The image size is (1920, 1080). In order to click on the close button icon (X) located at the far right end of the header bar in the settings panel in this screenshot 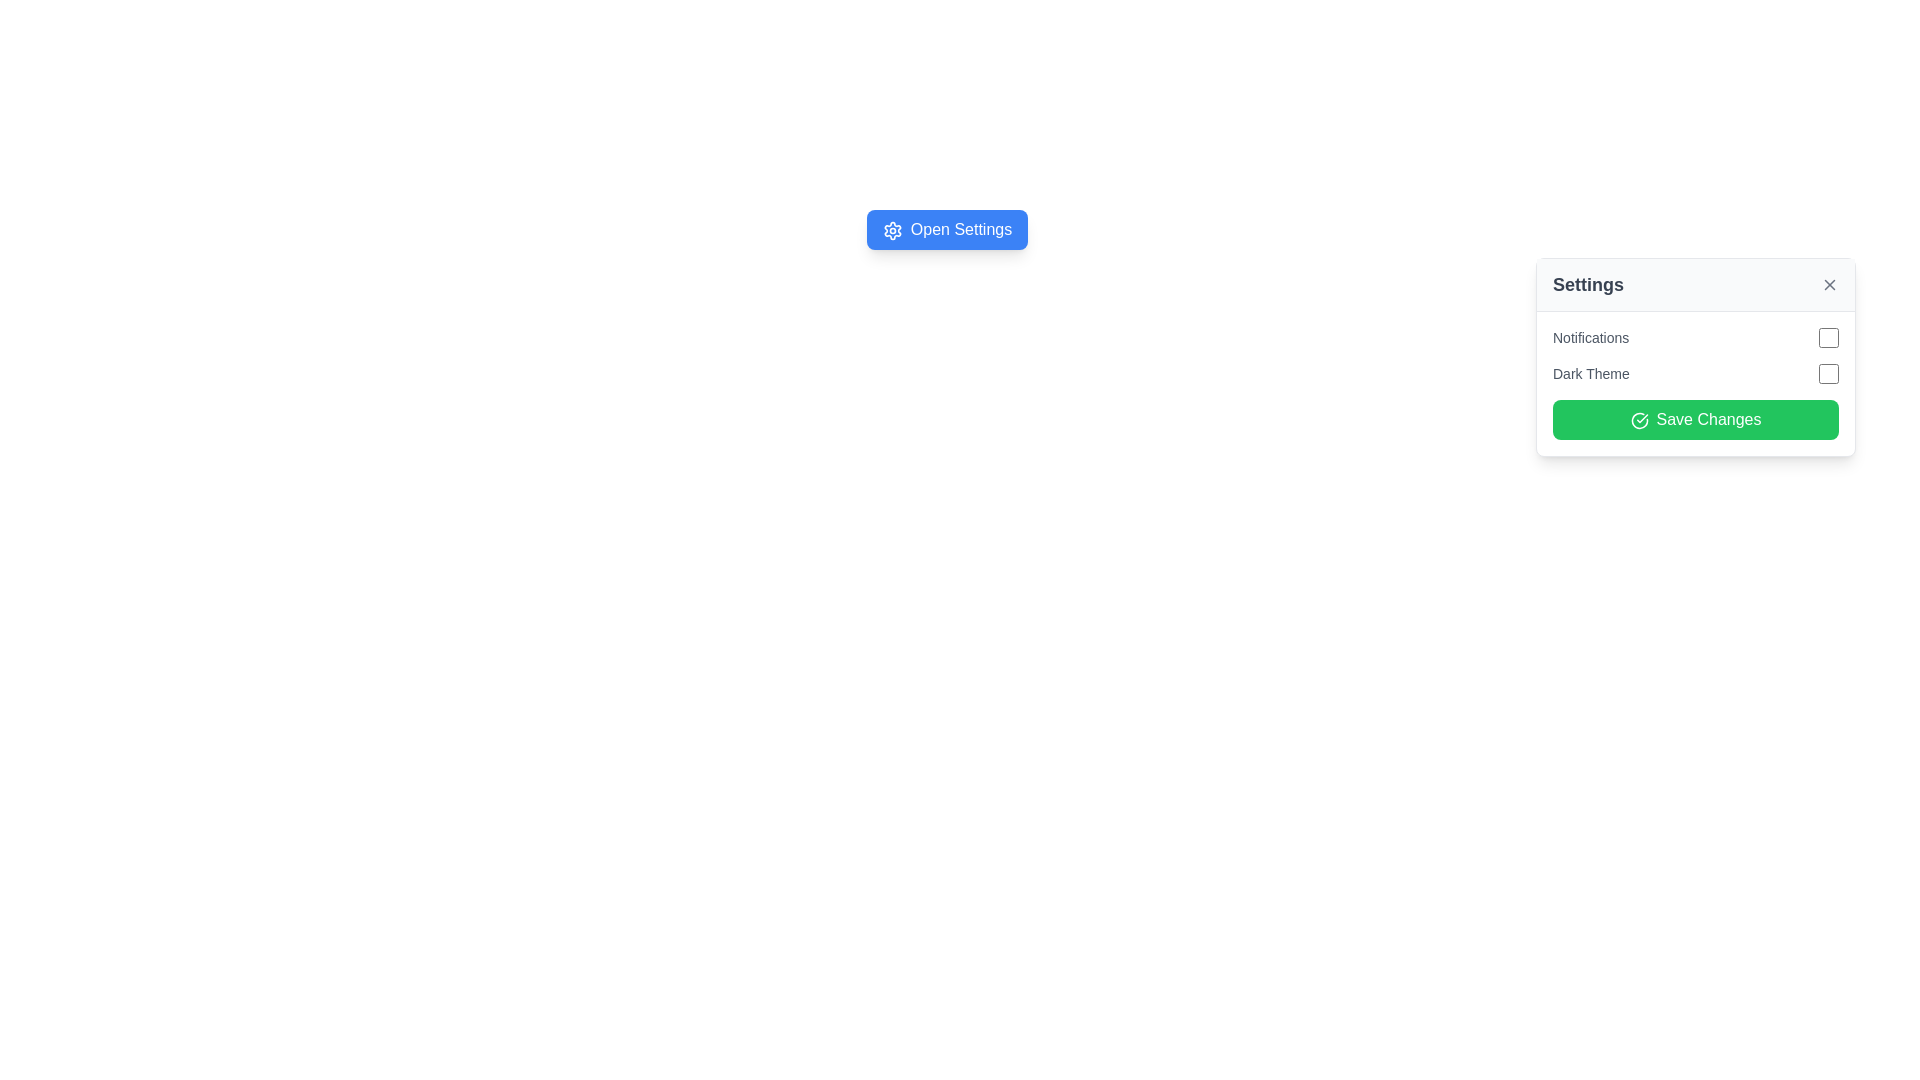, I will do `click(1829, 285)`.